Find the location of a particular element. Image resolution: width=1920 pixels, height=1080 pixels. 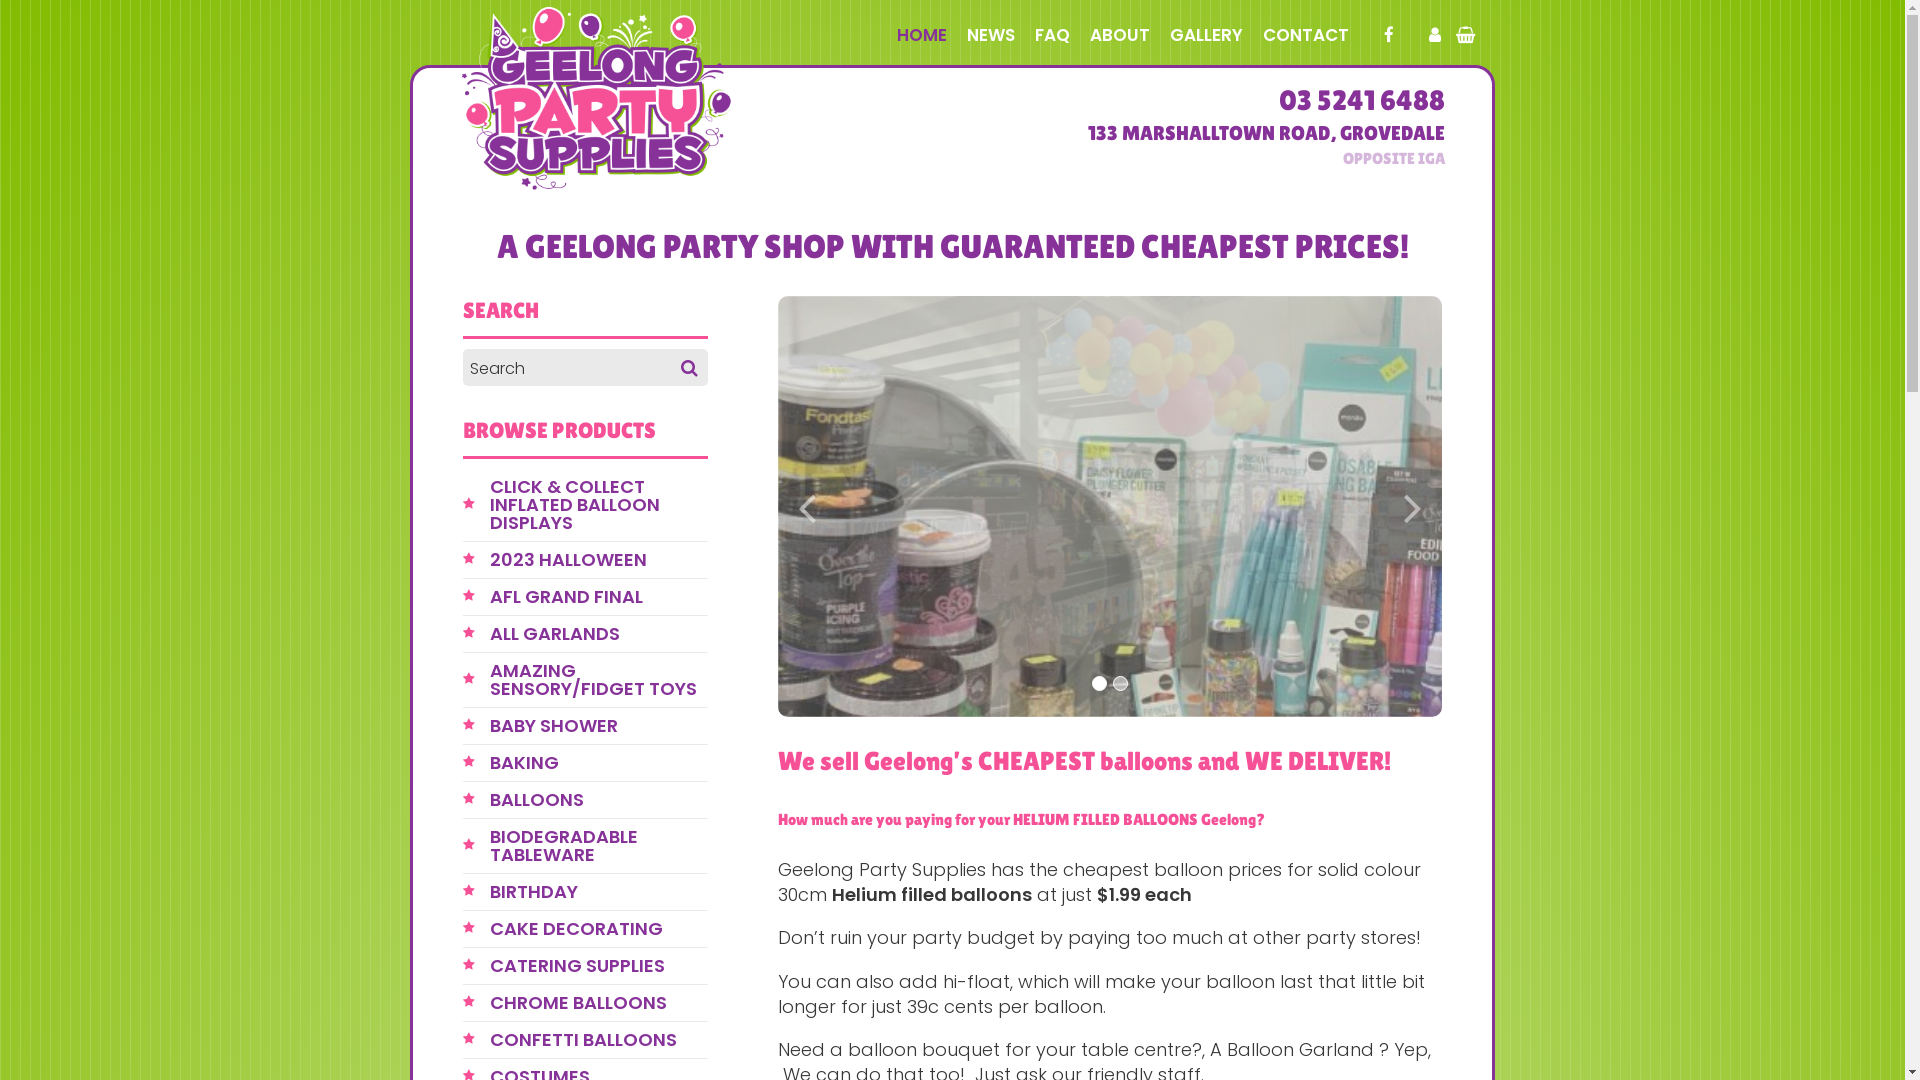

'BAKING' is located at coordinates (598, 763).